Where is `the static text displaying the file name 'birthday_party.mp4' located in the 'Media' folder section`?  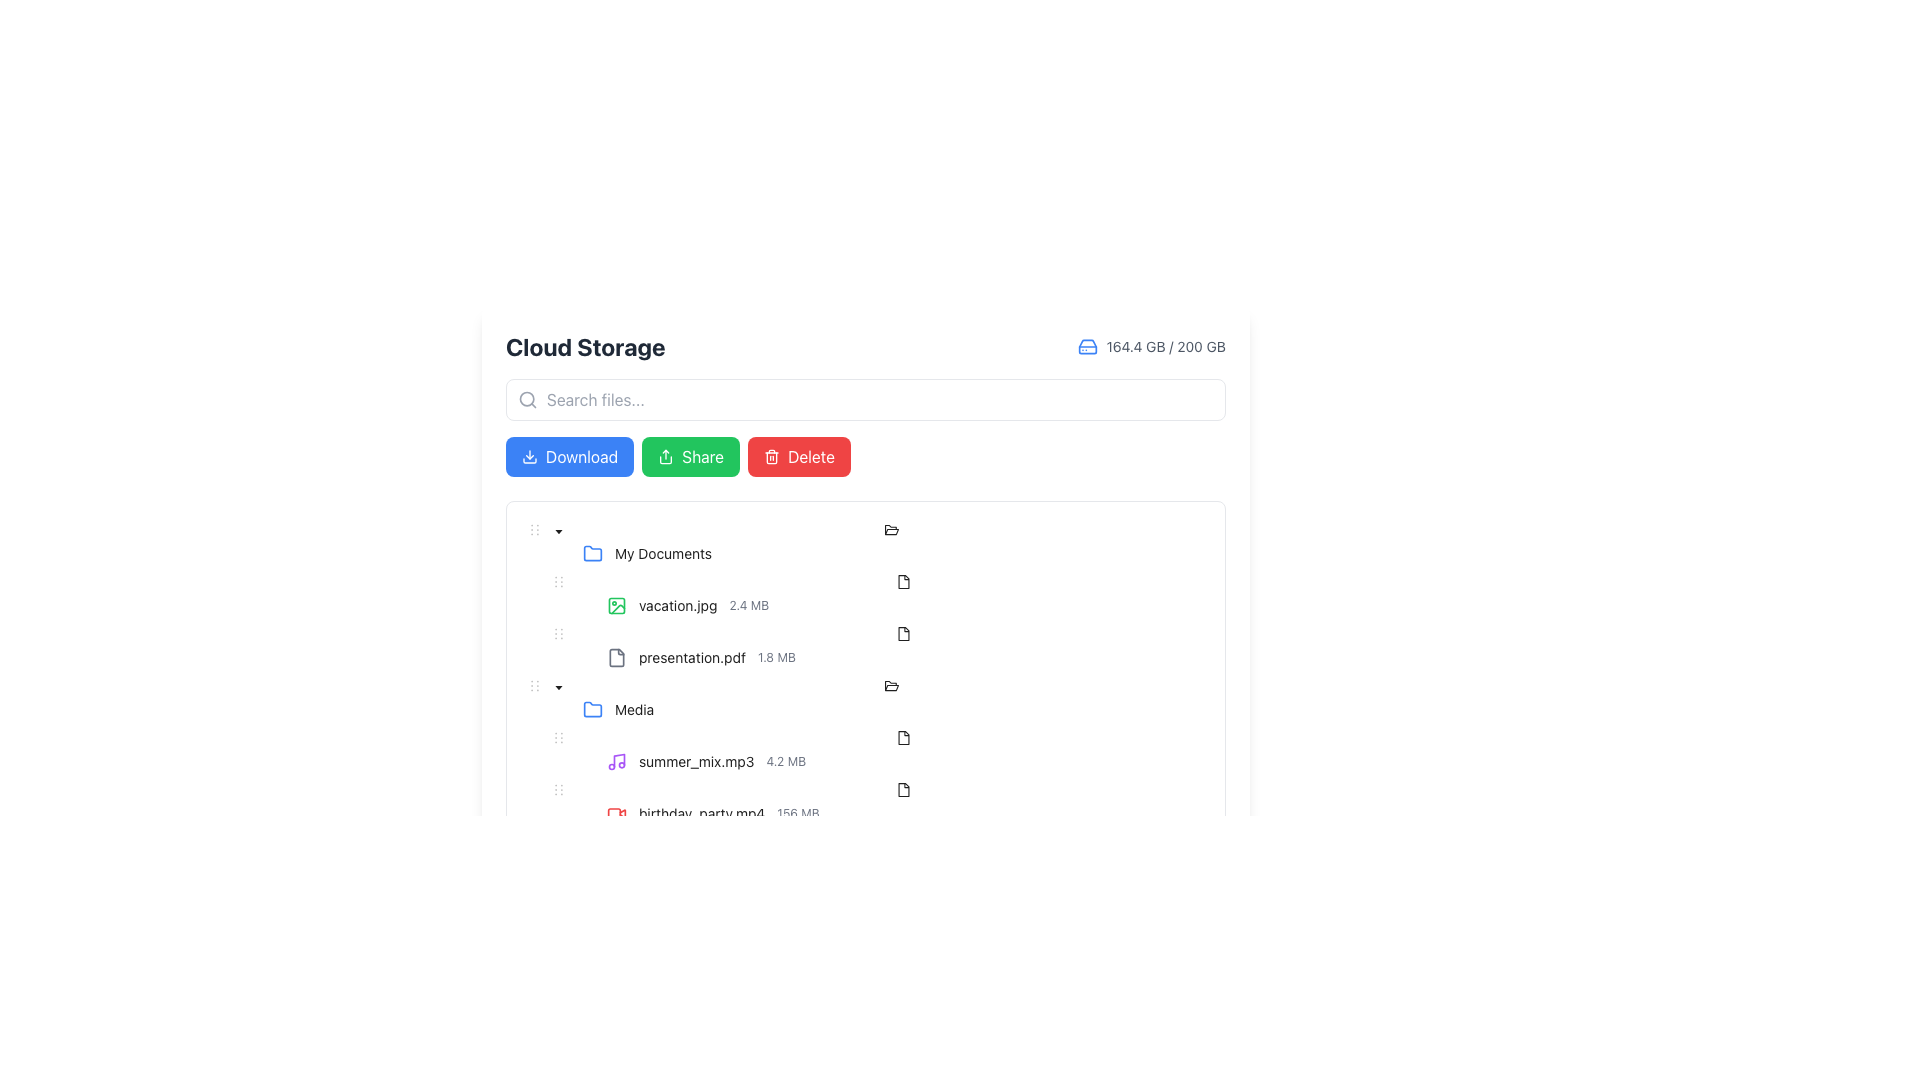 the static text displaying the file name 'birthday_party.mp4' located in the 'Media' folder section is located at coordinates (701, 813).